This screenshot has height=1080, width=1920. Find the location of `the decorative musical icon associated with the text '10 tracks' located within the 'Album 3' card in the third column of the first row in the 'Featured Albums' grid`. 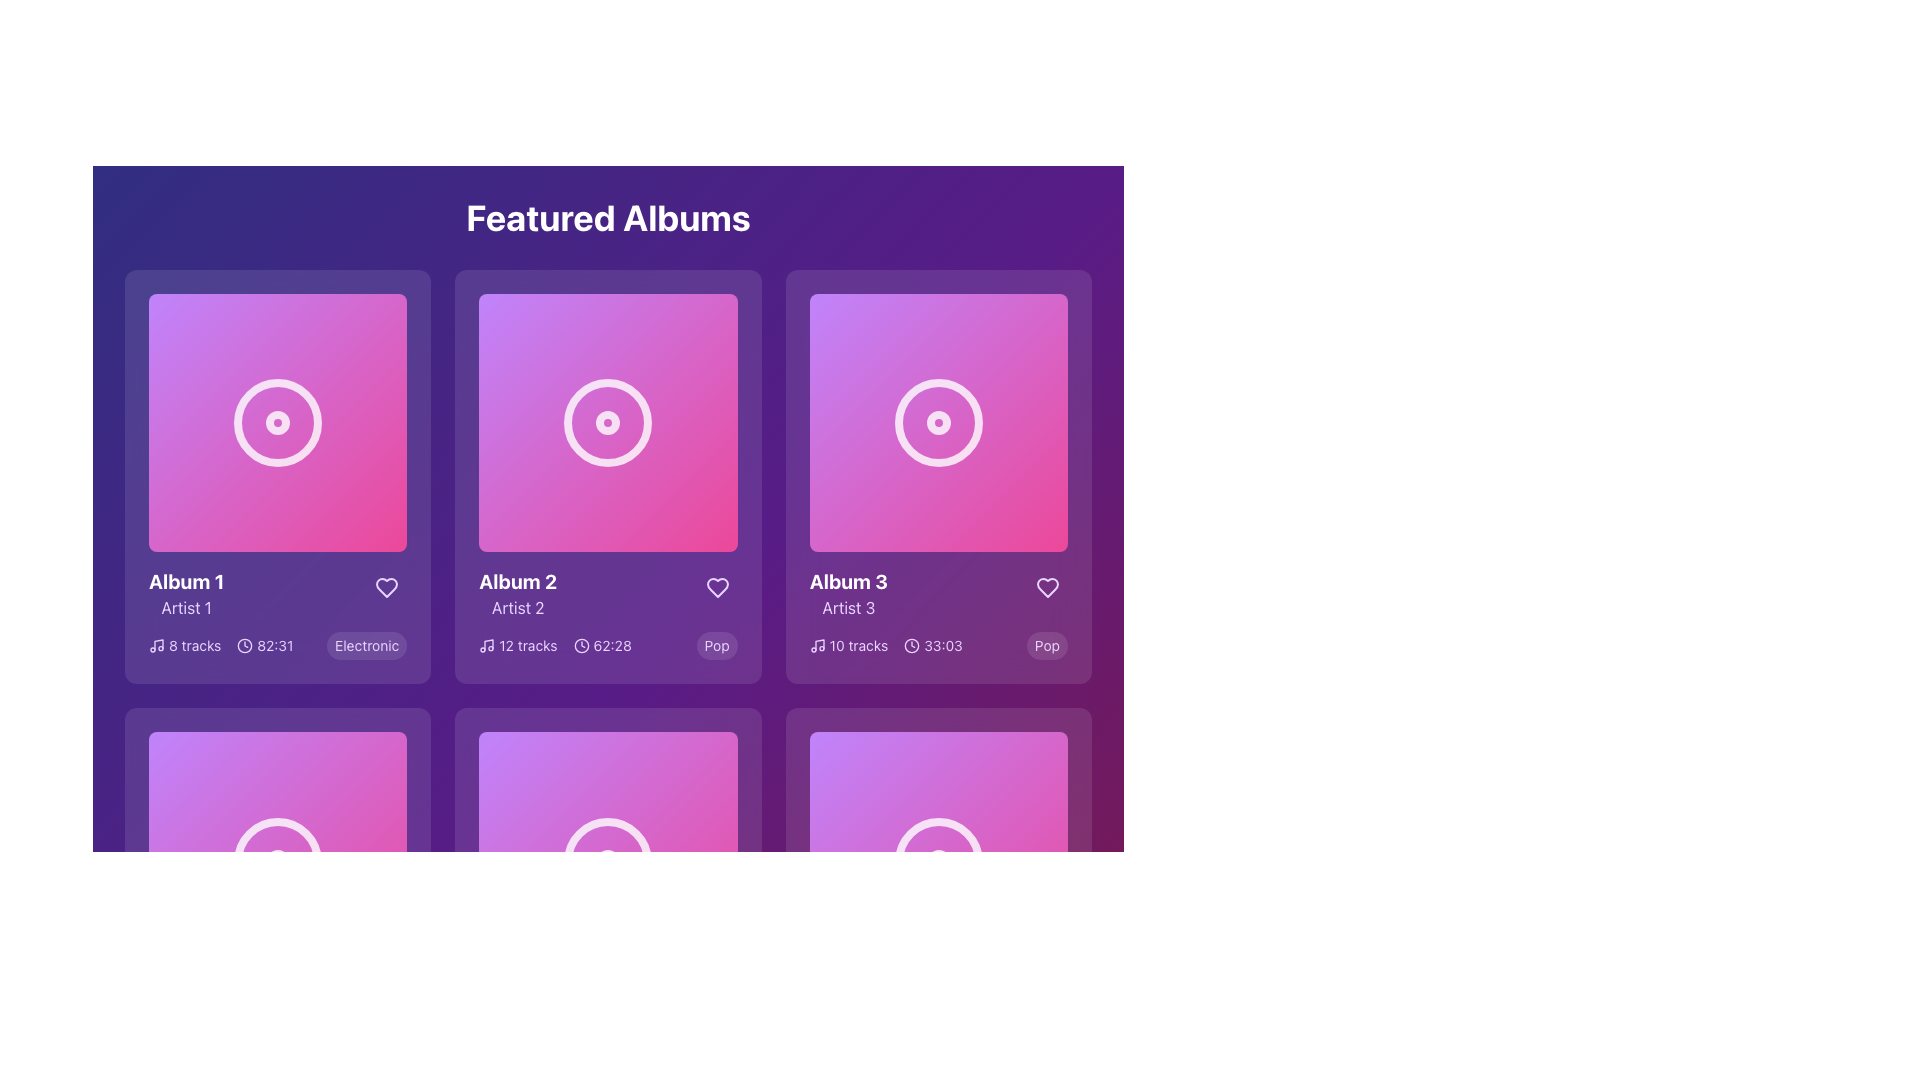

the decorative musical icon associated with the text '10 tracks' located within the 'Album 3' card in the third column of the first row in the 'Featured Albums' grid is located at coordinates (817, 646).